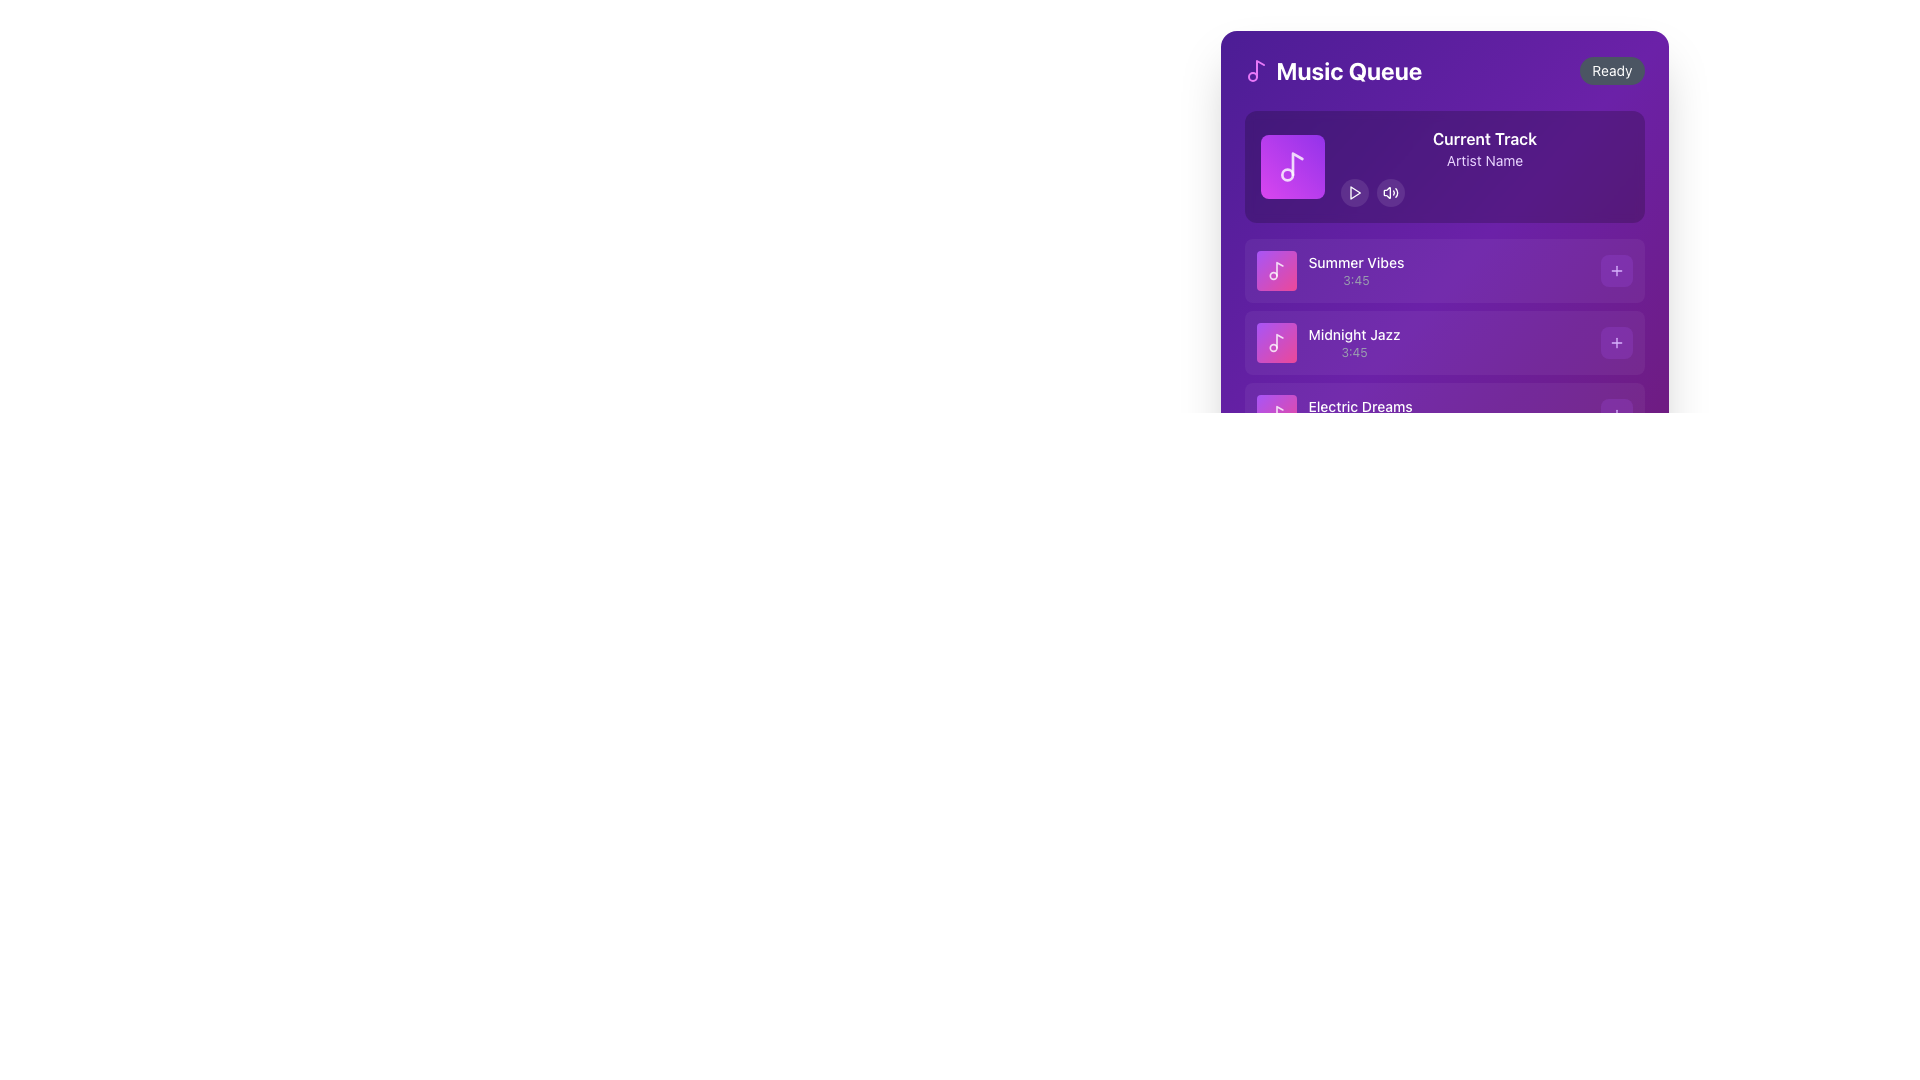 This screenshot has width=1920, height=1080. Describe the element at coordinates (1354, 342) in the screenshot. I see `the Text Block displaying the name and duration of the song in the music queue, located between 'Summer Vibes' and 'Electric Dreams'` at that location.